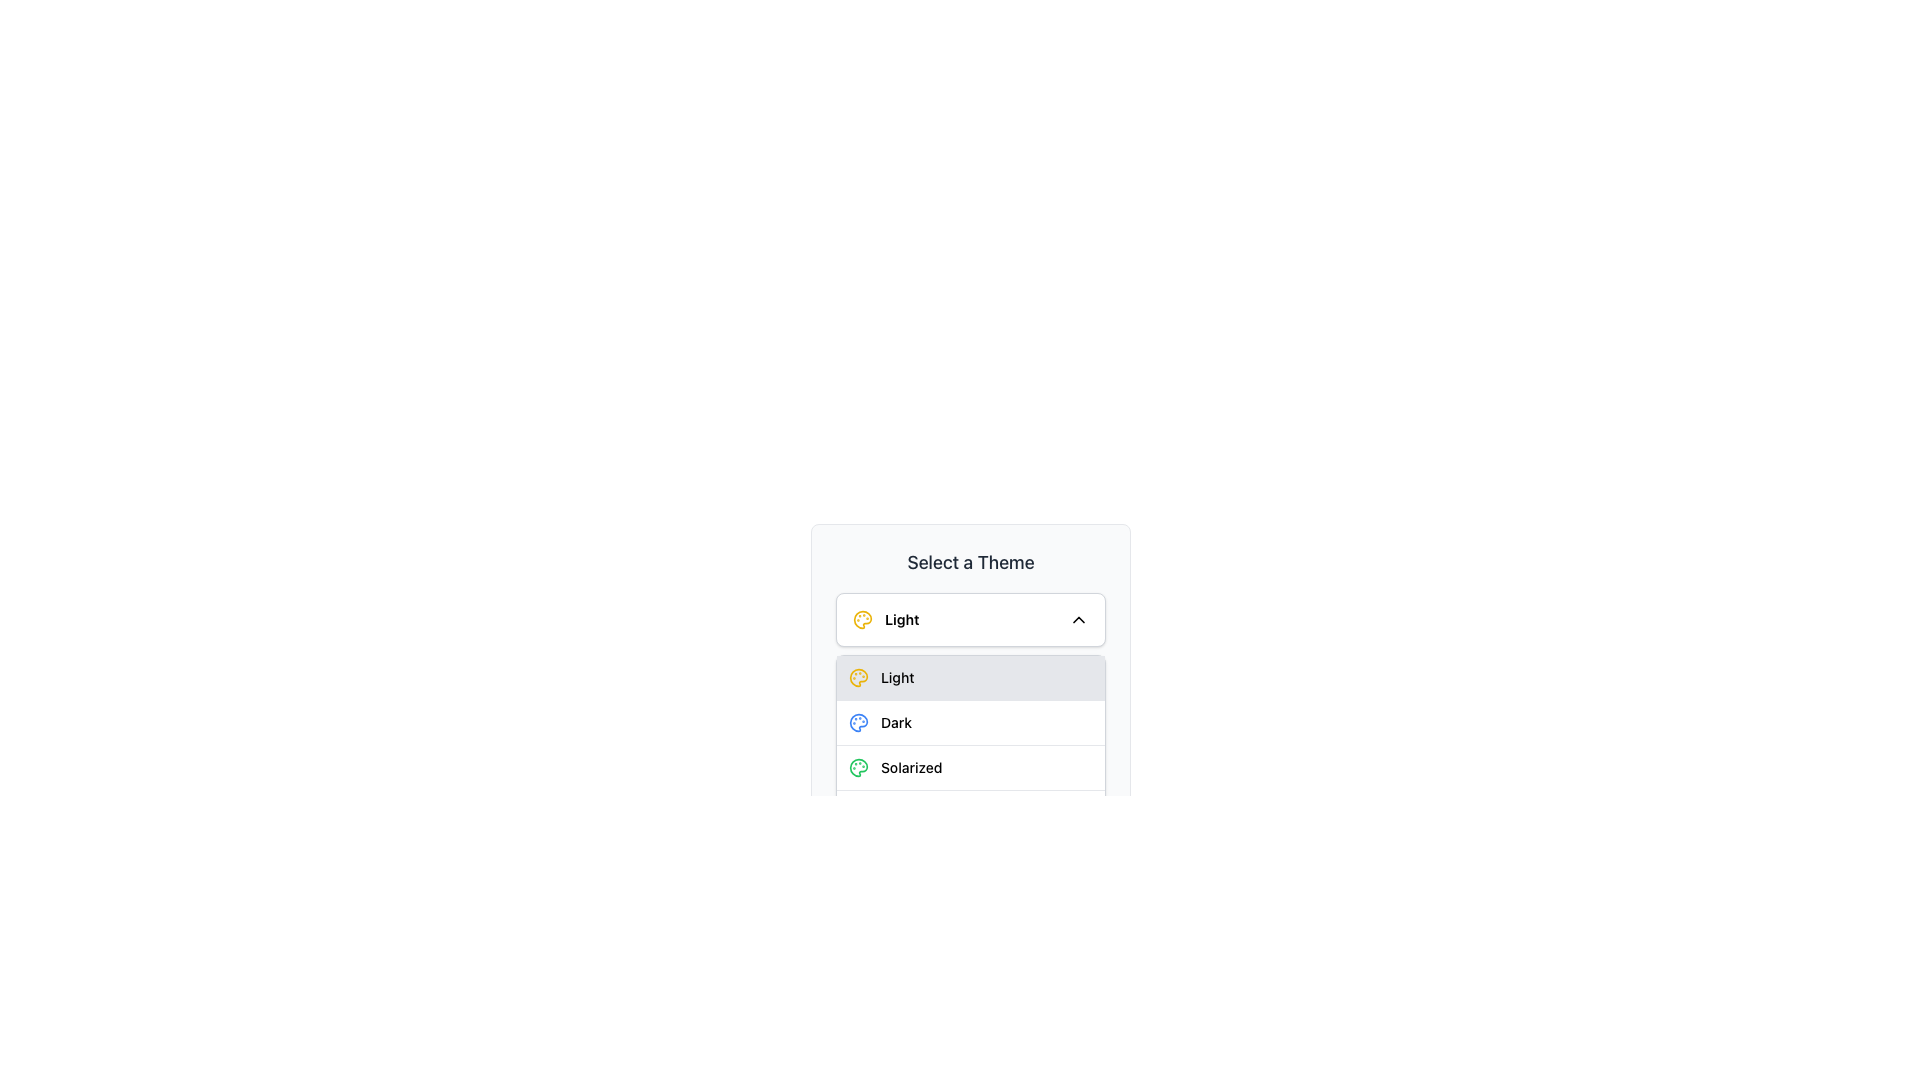  Describe the element at coordinates (901, 619) in the screenshot. I see `the 'Light' text label within the 'Select a Theme' dropdown, which is styled in bold and is the first selectable item adjacent to a palette icon` at that location.